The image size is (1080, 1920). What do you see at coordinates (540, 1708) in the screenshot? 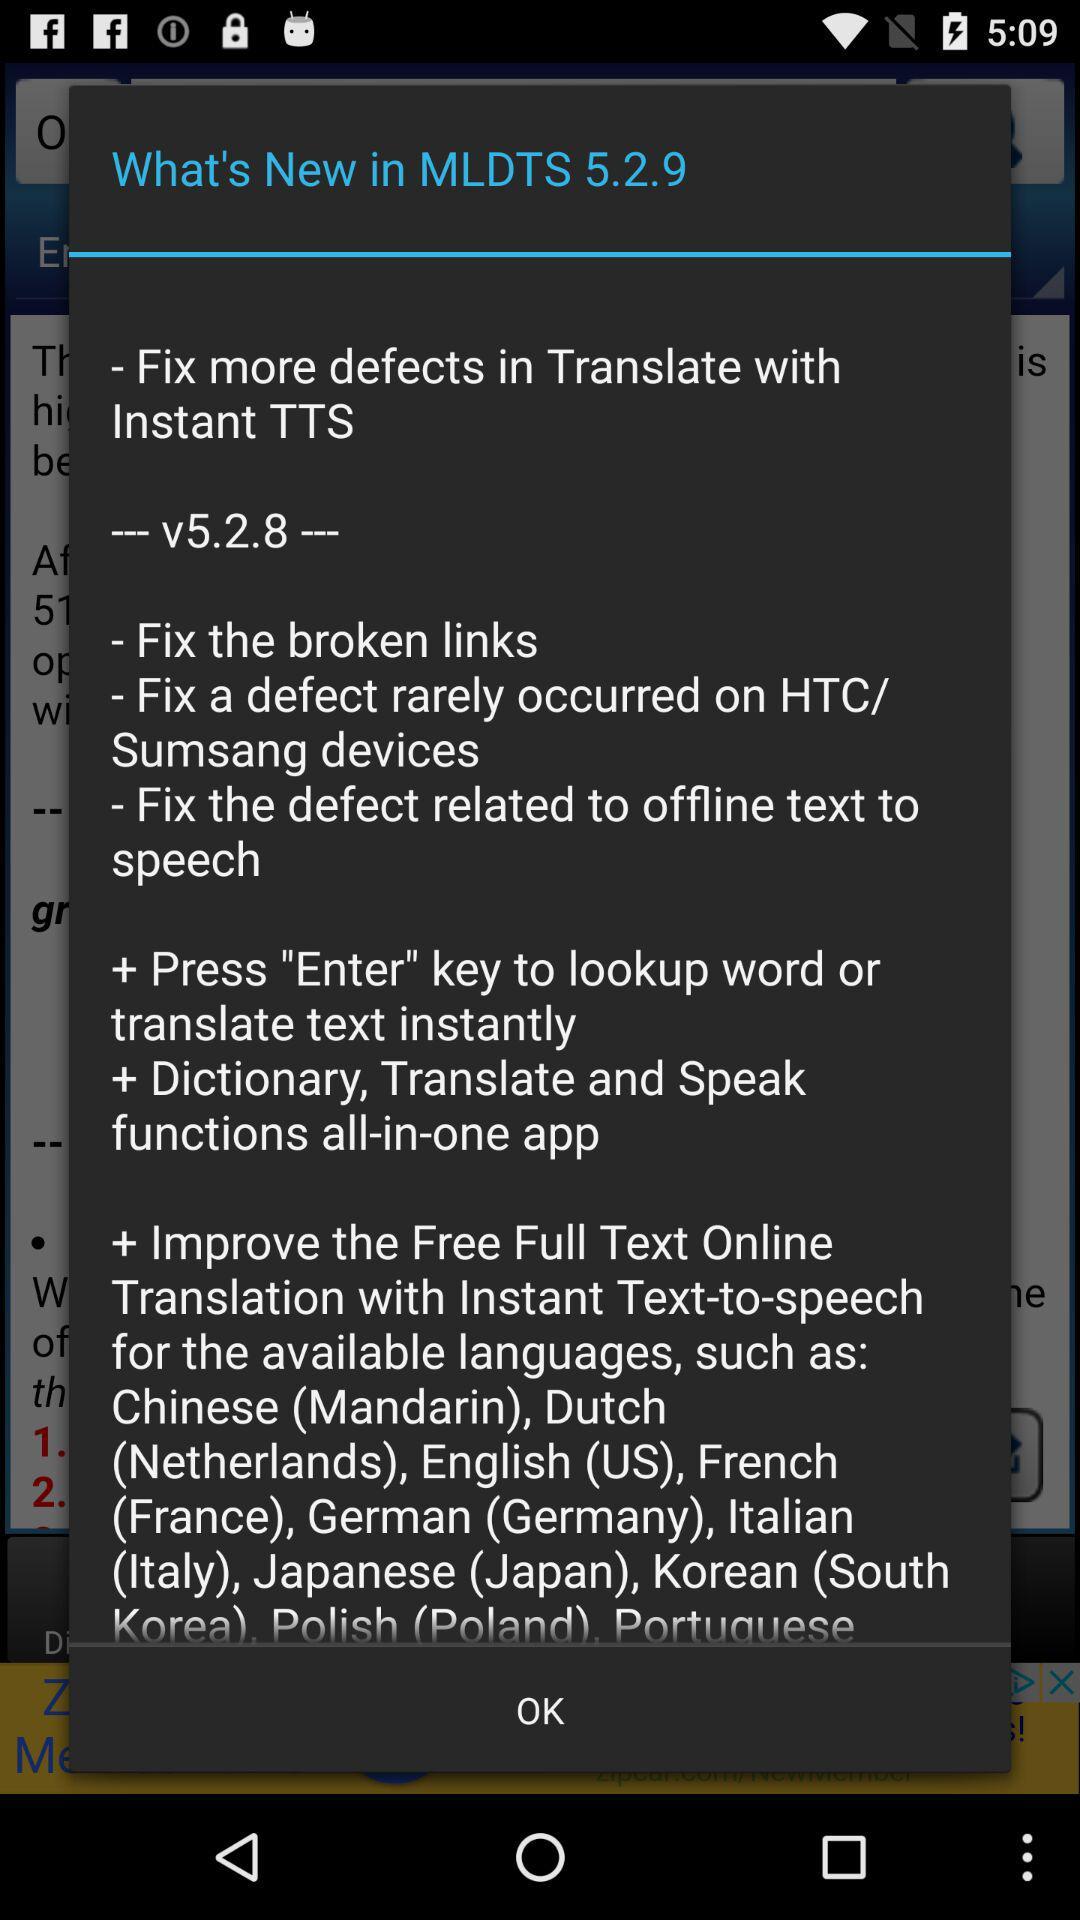
I see `the ok button` at bounding box center [540, 1708].